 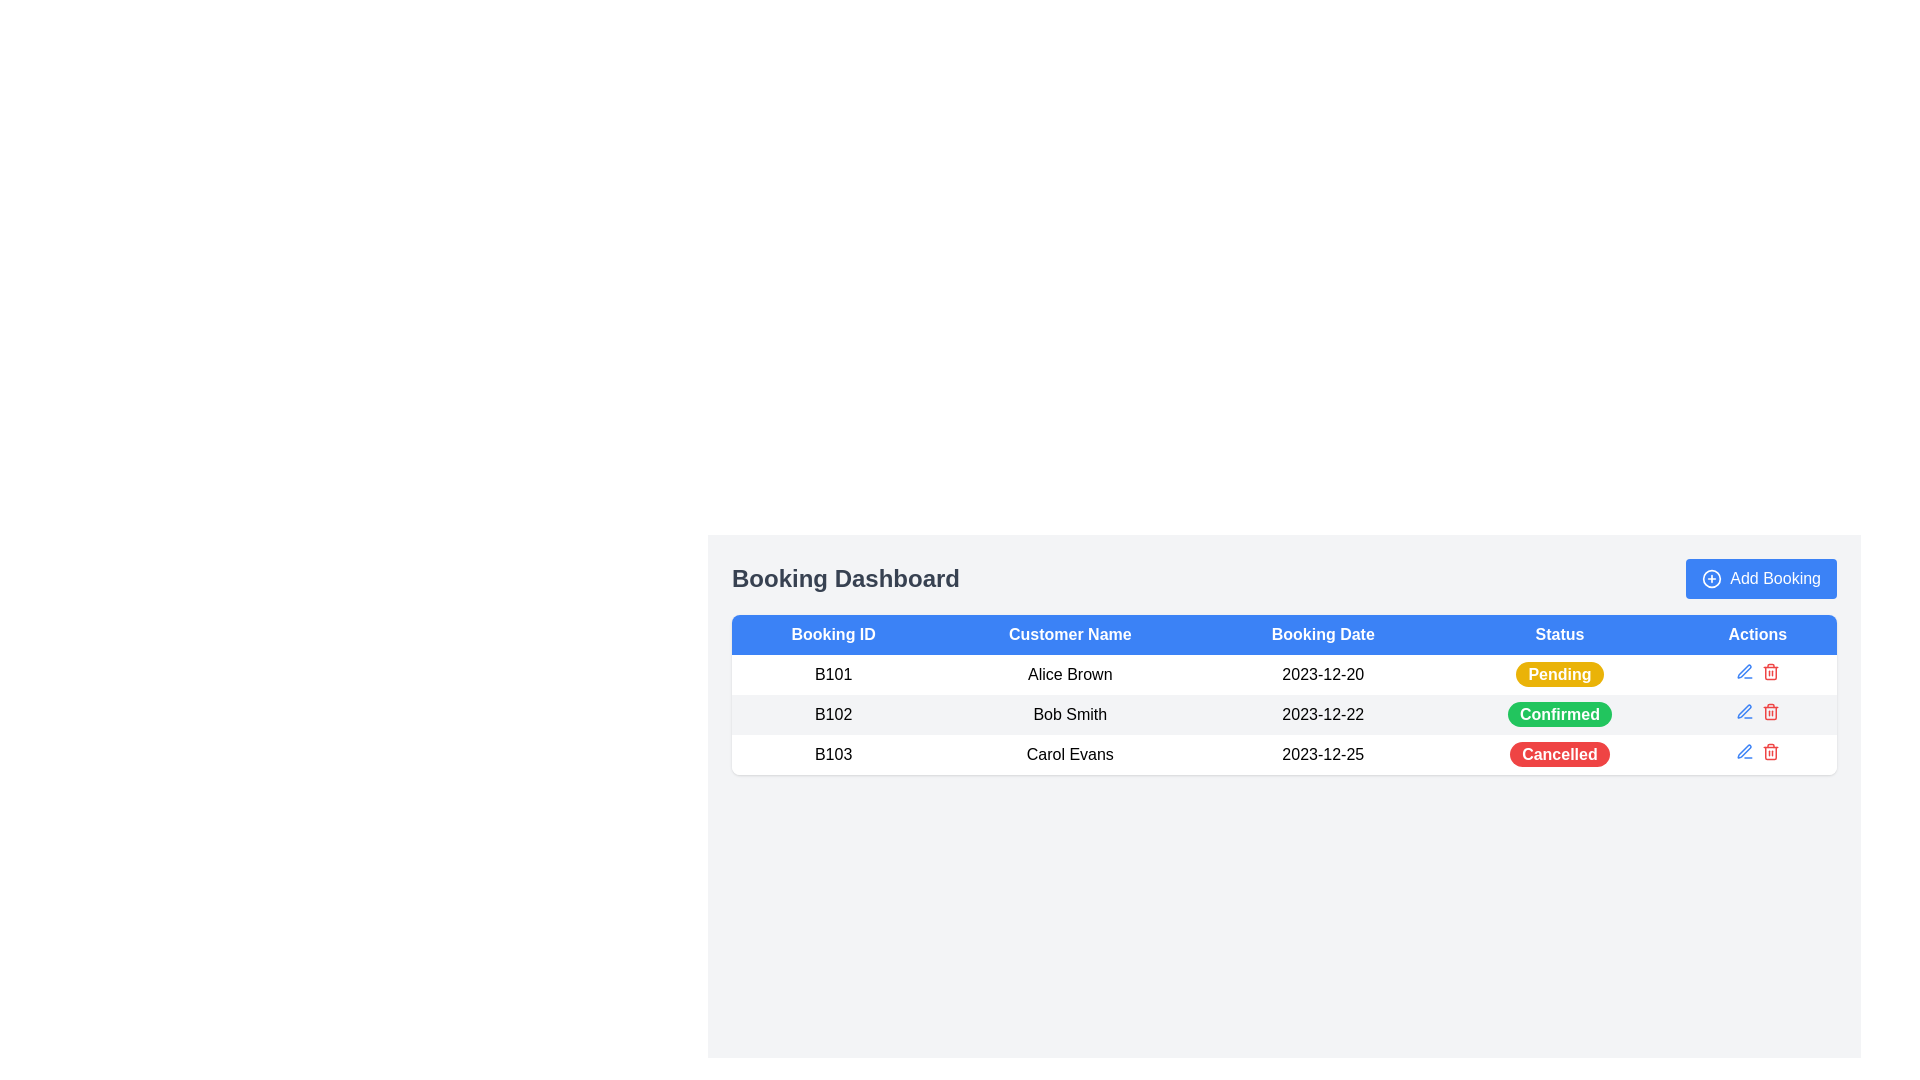 What do you see at coordinates (1743, 671) in the screenshot?
I see `the edit icon represented by a pen SVG graphic in the Actions column for booking ID 'B102'` at bounding box center [1743, 671].